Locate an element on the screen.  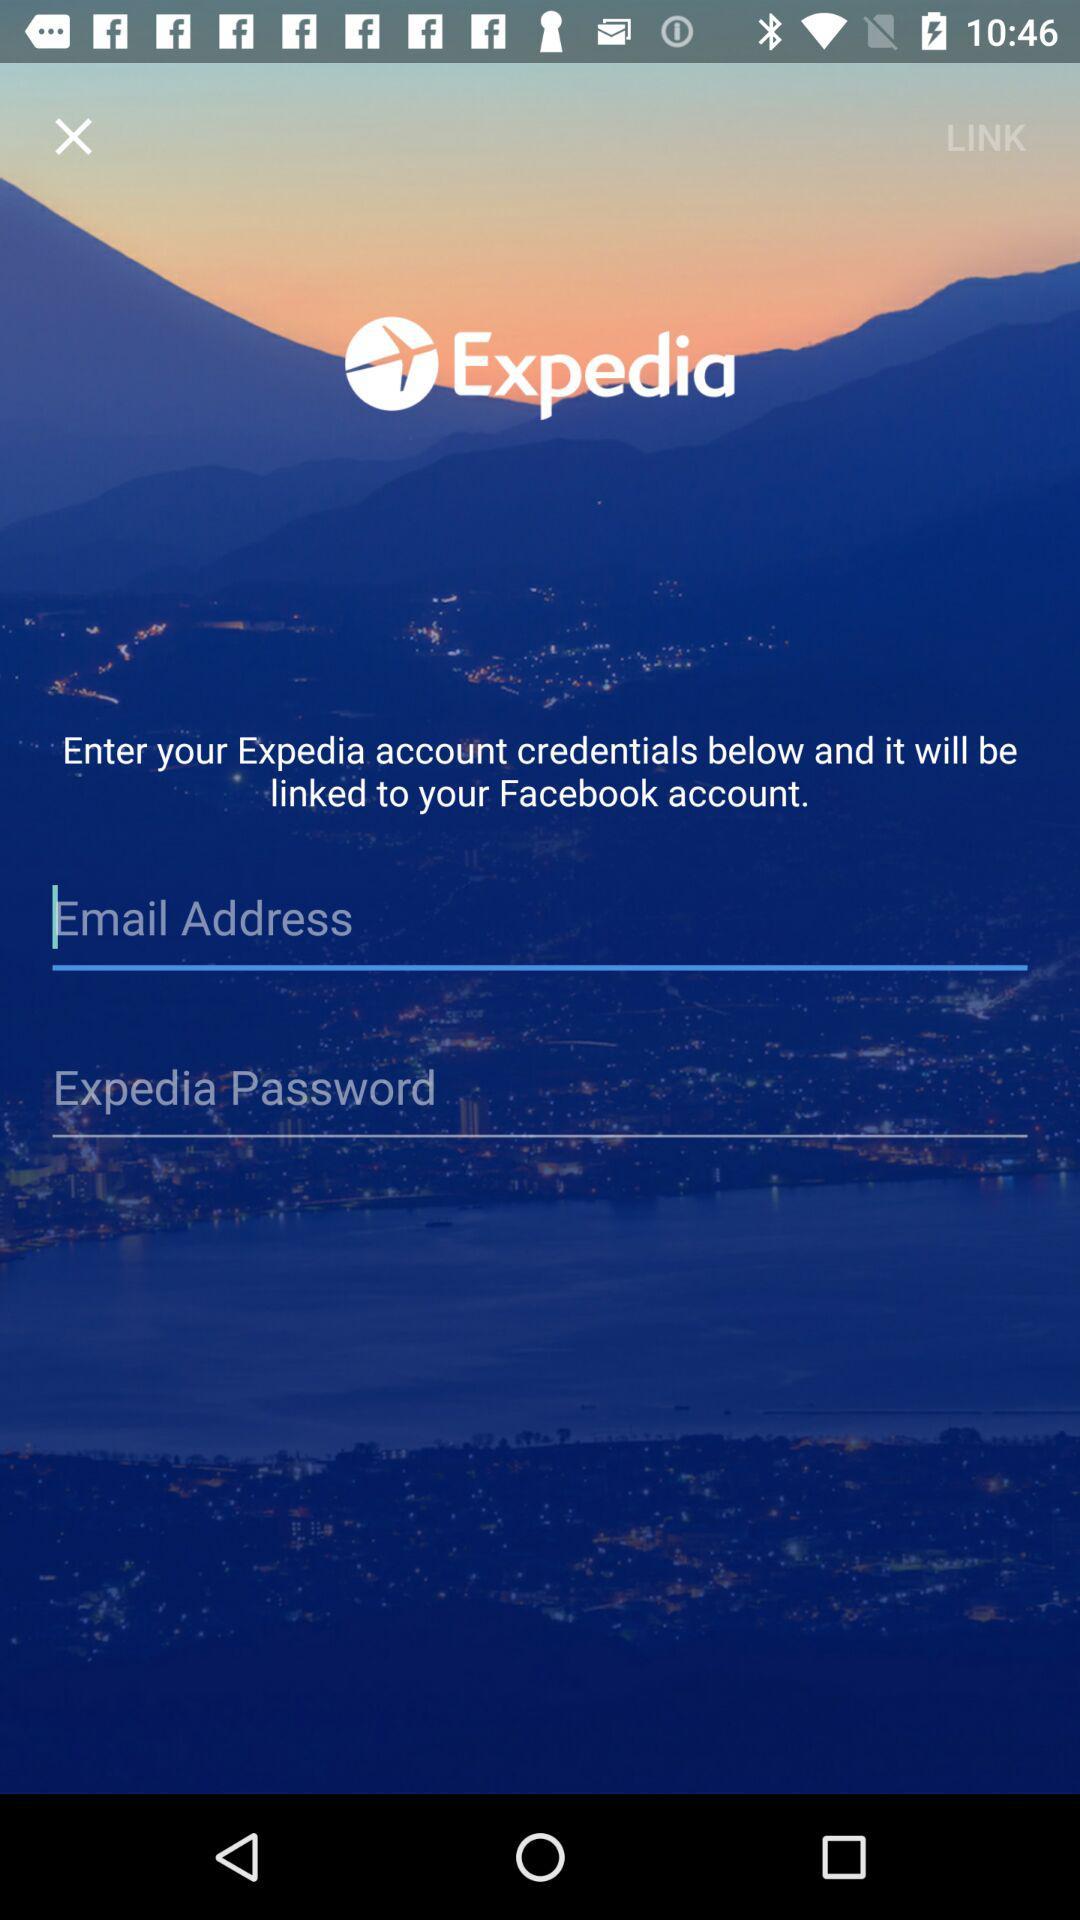
the icon above the enter your expedia item is located at coordinates (984, 135).